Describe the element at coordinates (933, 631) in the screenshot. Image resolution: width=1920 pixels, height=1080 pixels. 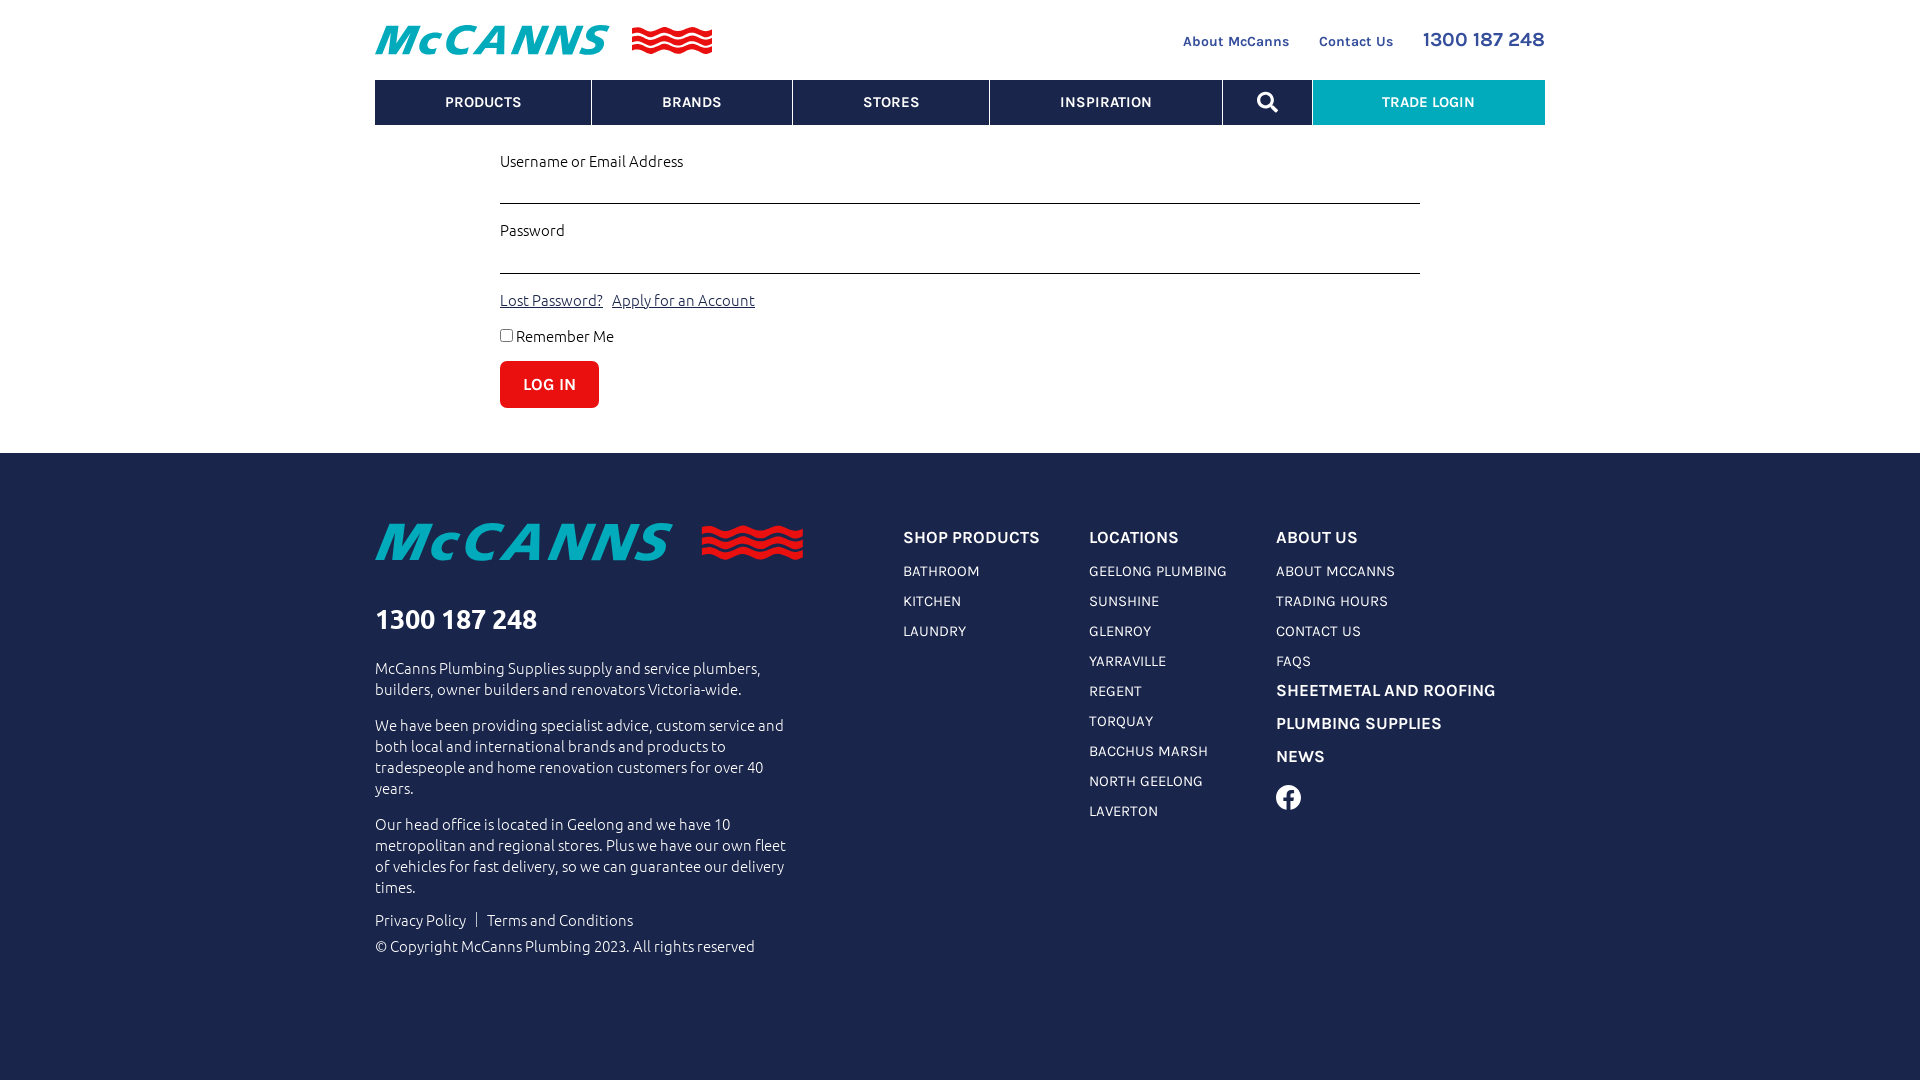
I see `'LAUNDRY'` at that location.